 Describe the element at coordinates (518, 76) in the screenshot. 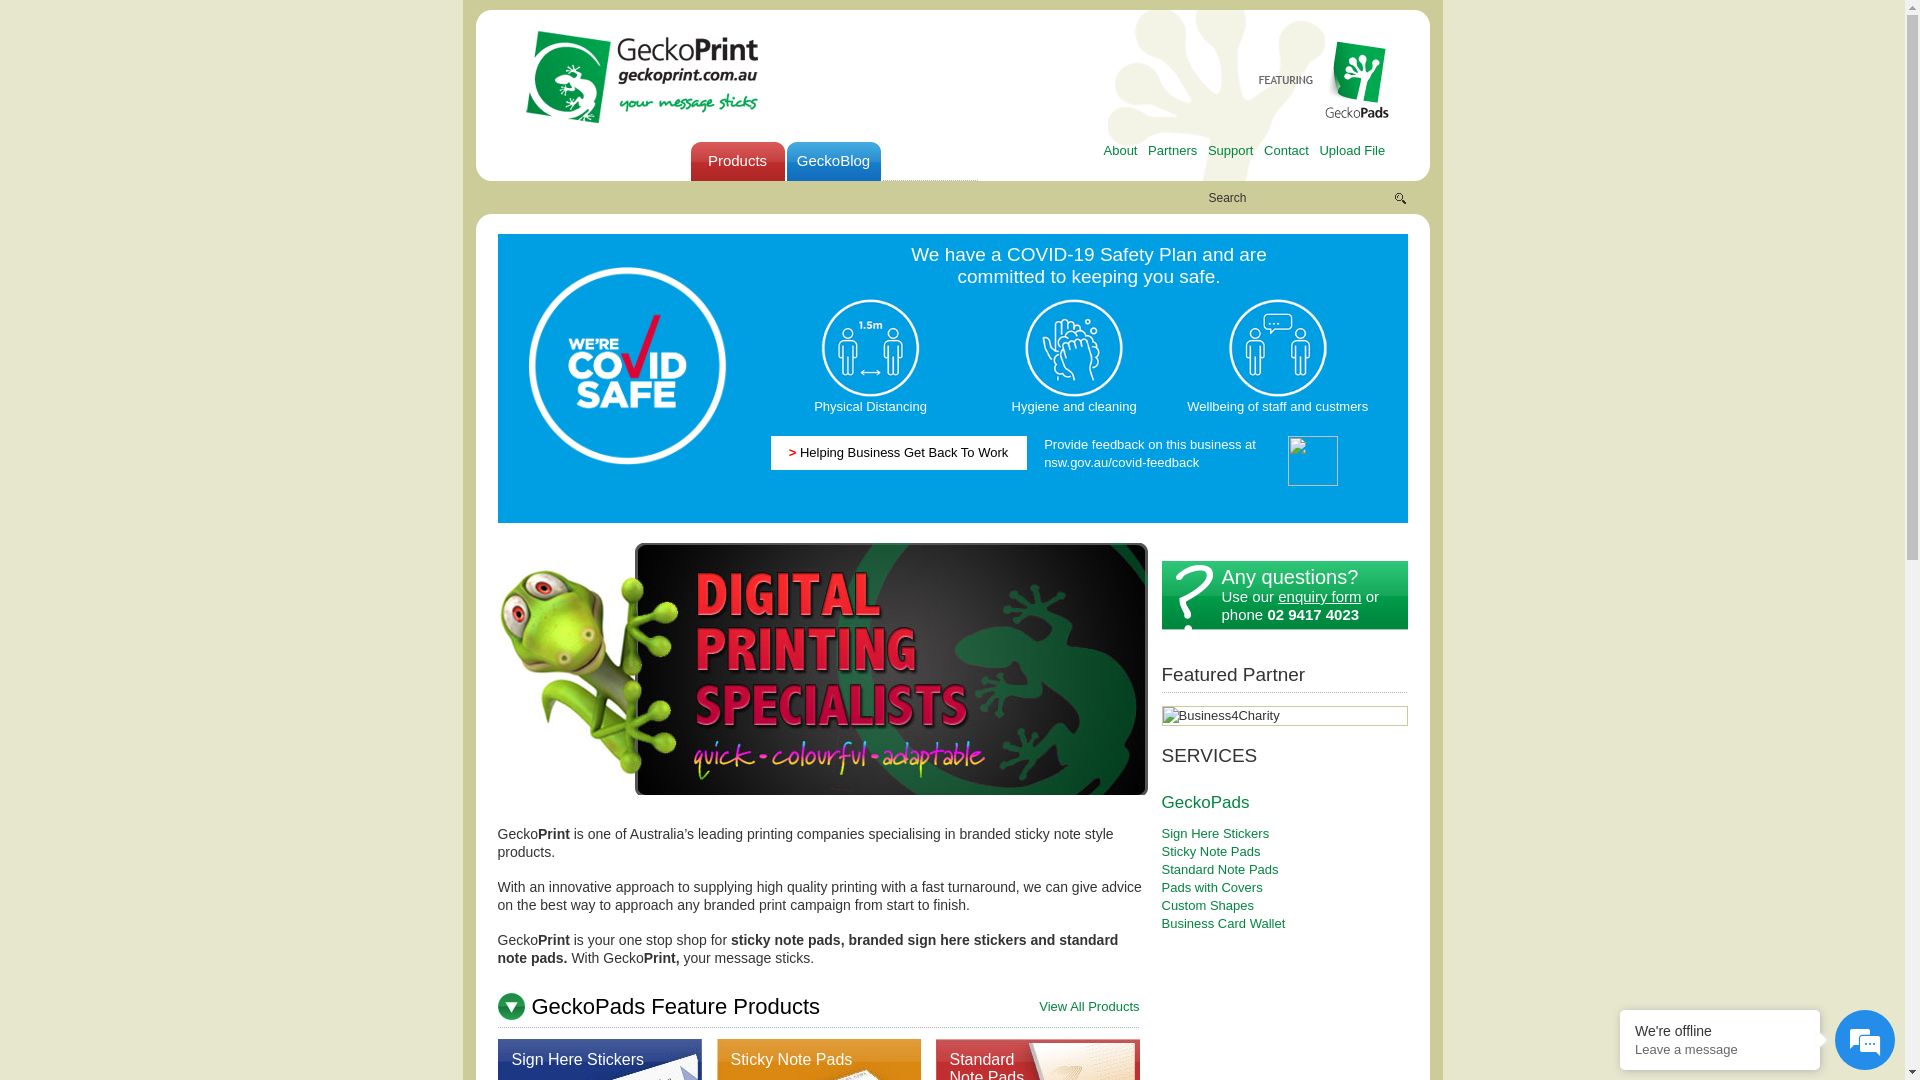

I see `'GeckoPrint - Printing Services in Sydney'` at that location.